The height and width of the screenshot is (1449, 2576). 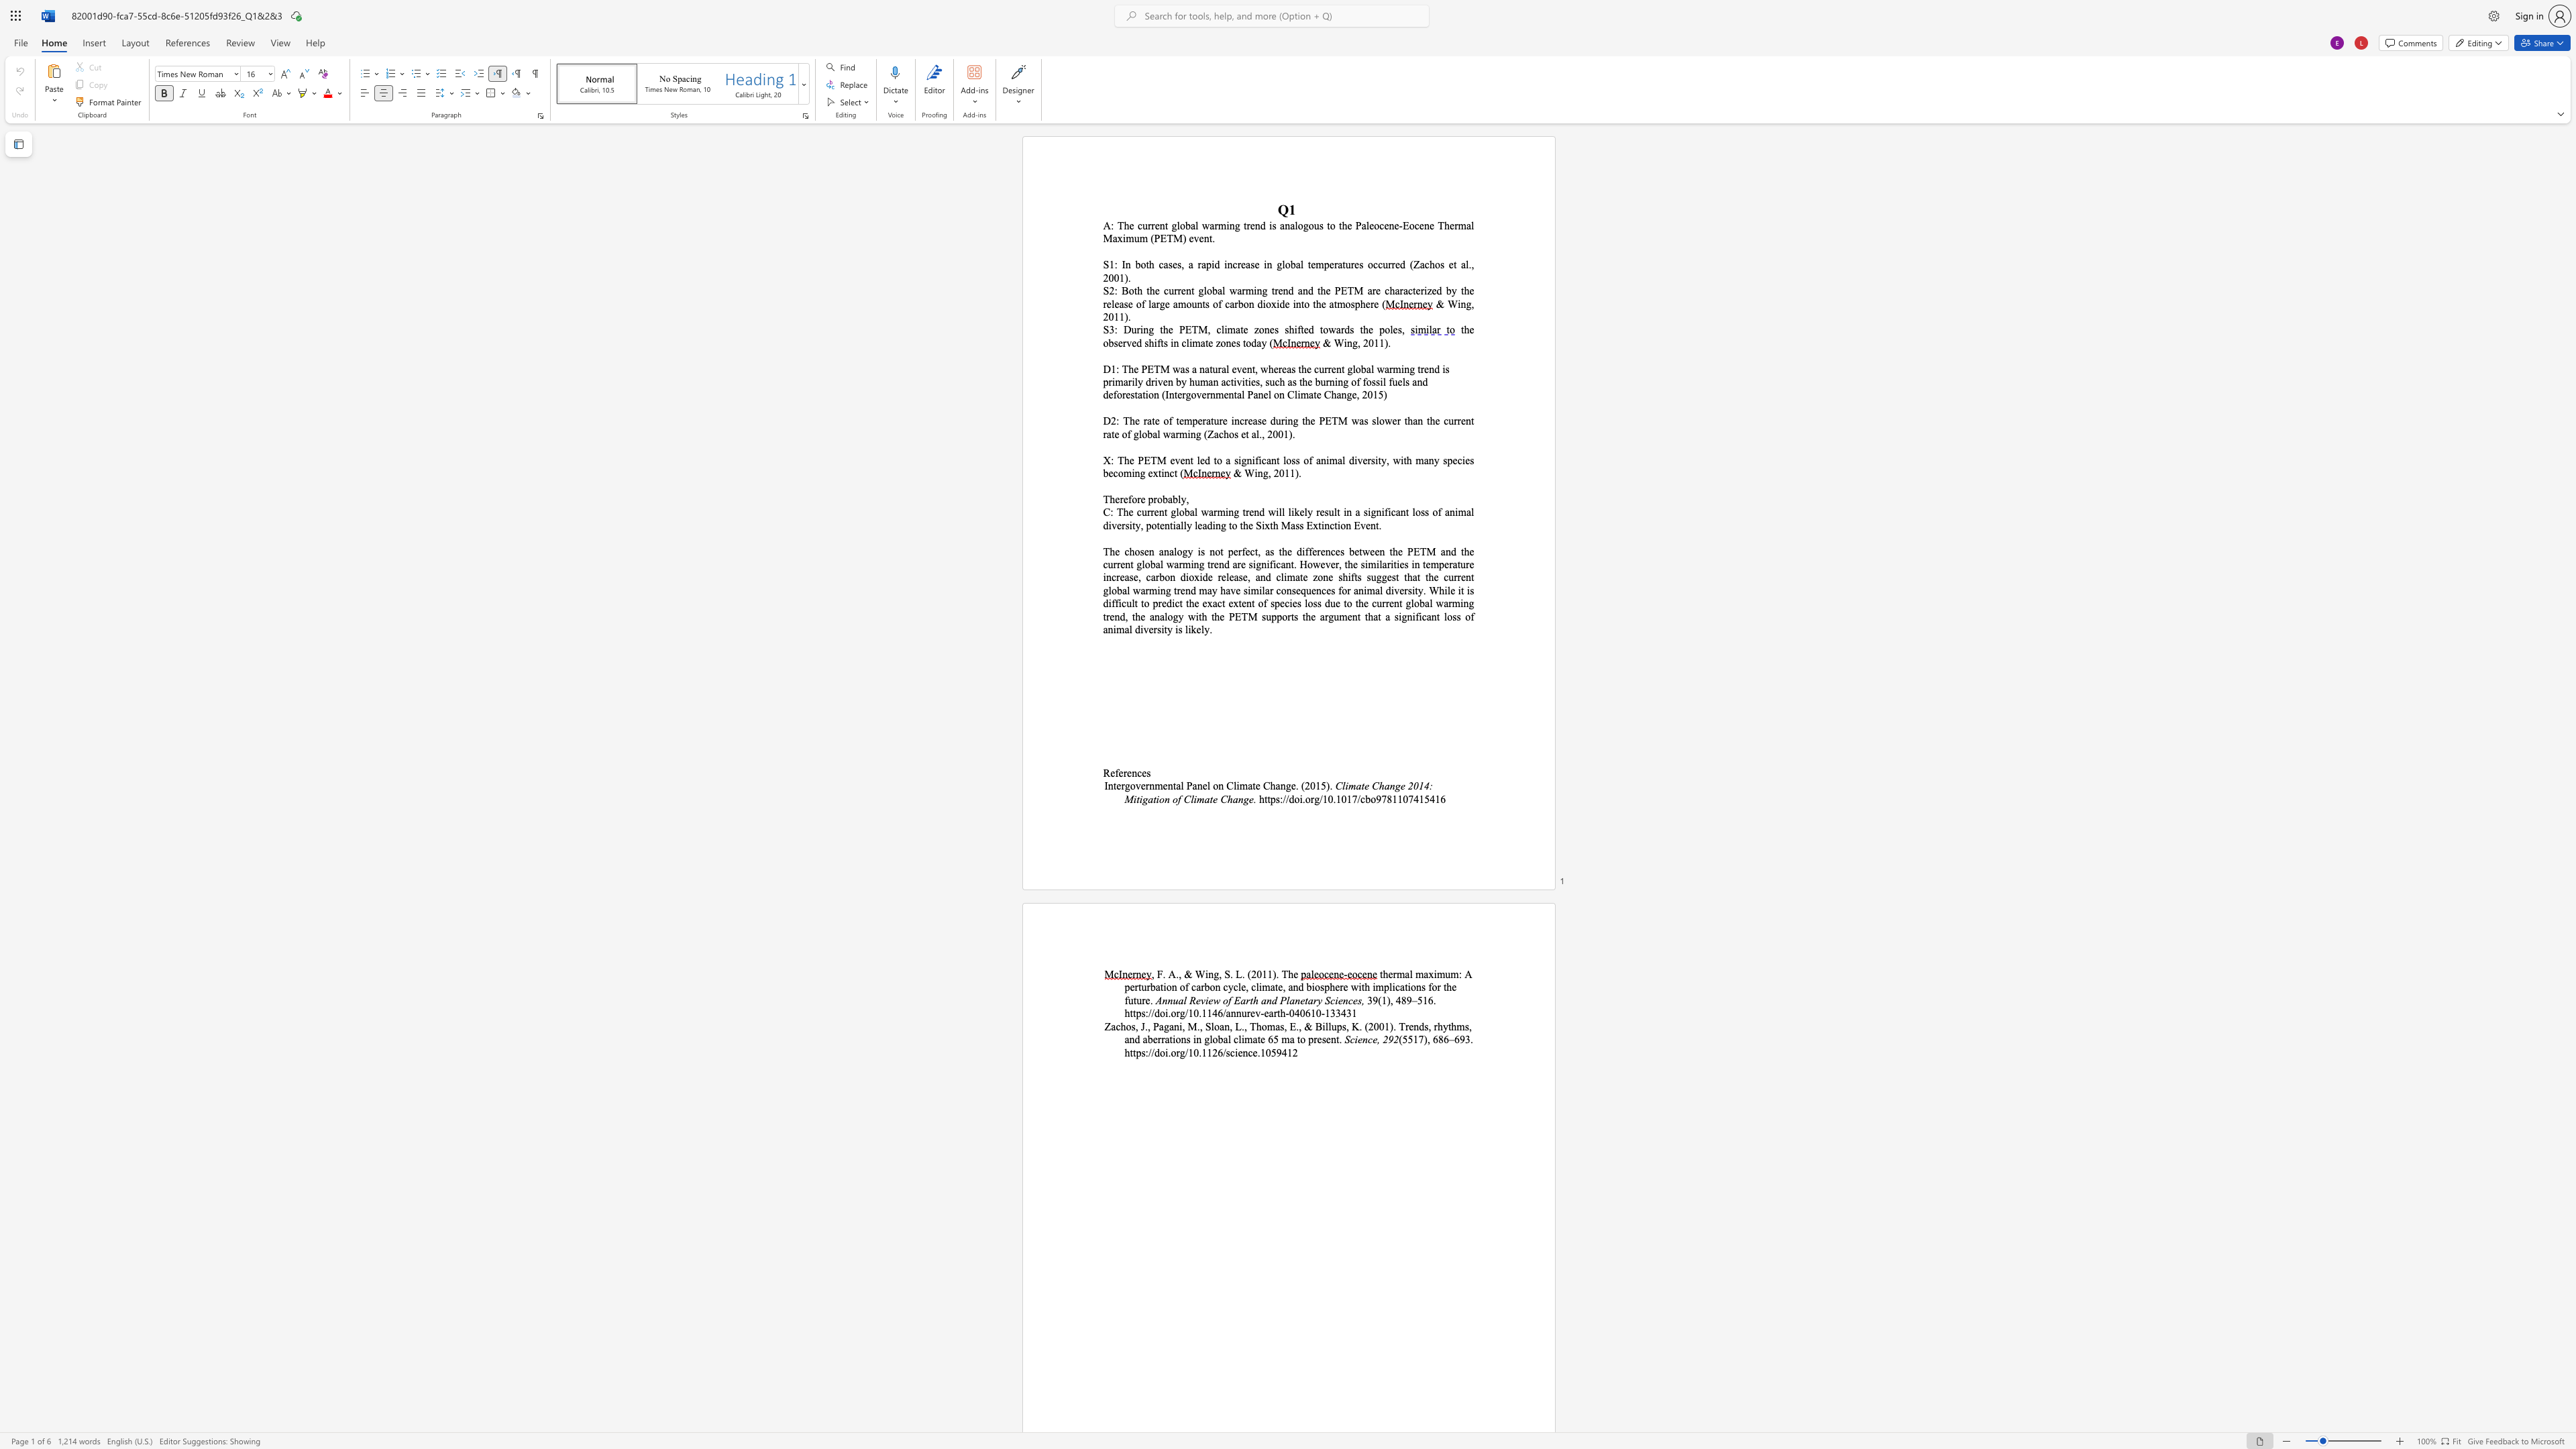 I want to click on the subset text "erfect, as the differences between the PETM and the current global warmi" within the text "The chosen analogy is not perfect, as the differences between the PETM and the current global warming trend are", so click(x=1232, y=550).